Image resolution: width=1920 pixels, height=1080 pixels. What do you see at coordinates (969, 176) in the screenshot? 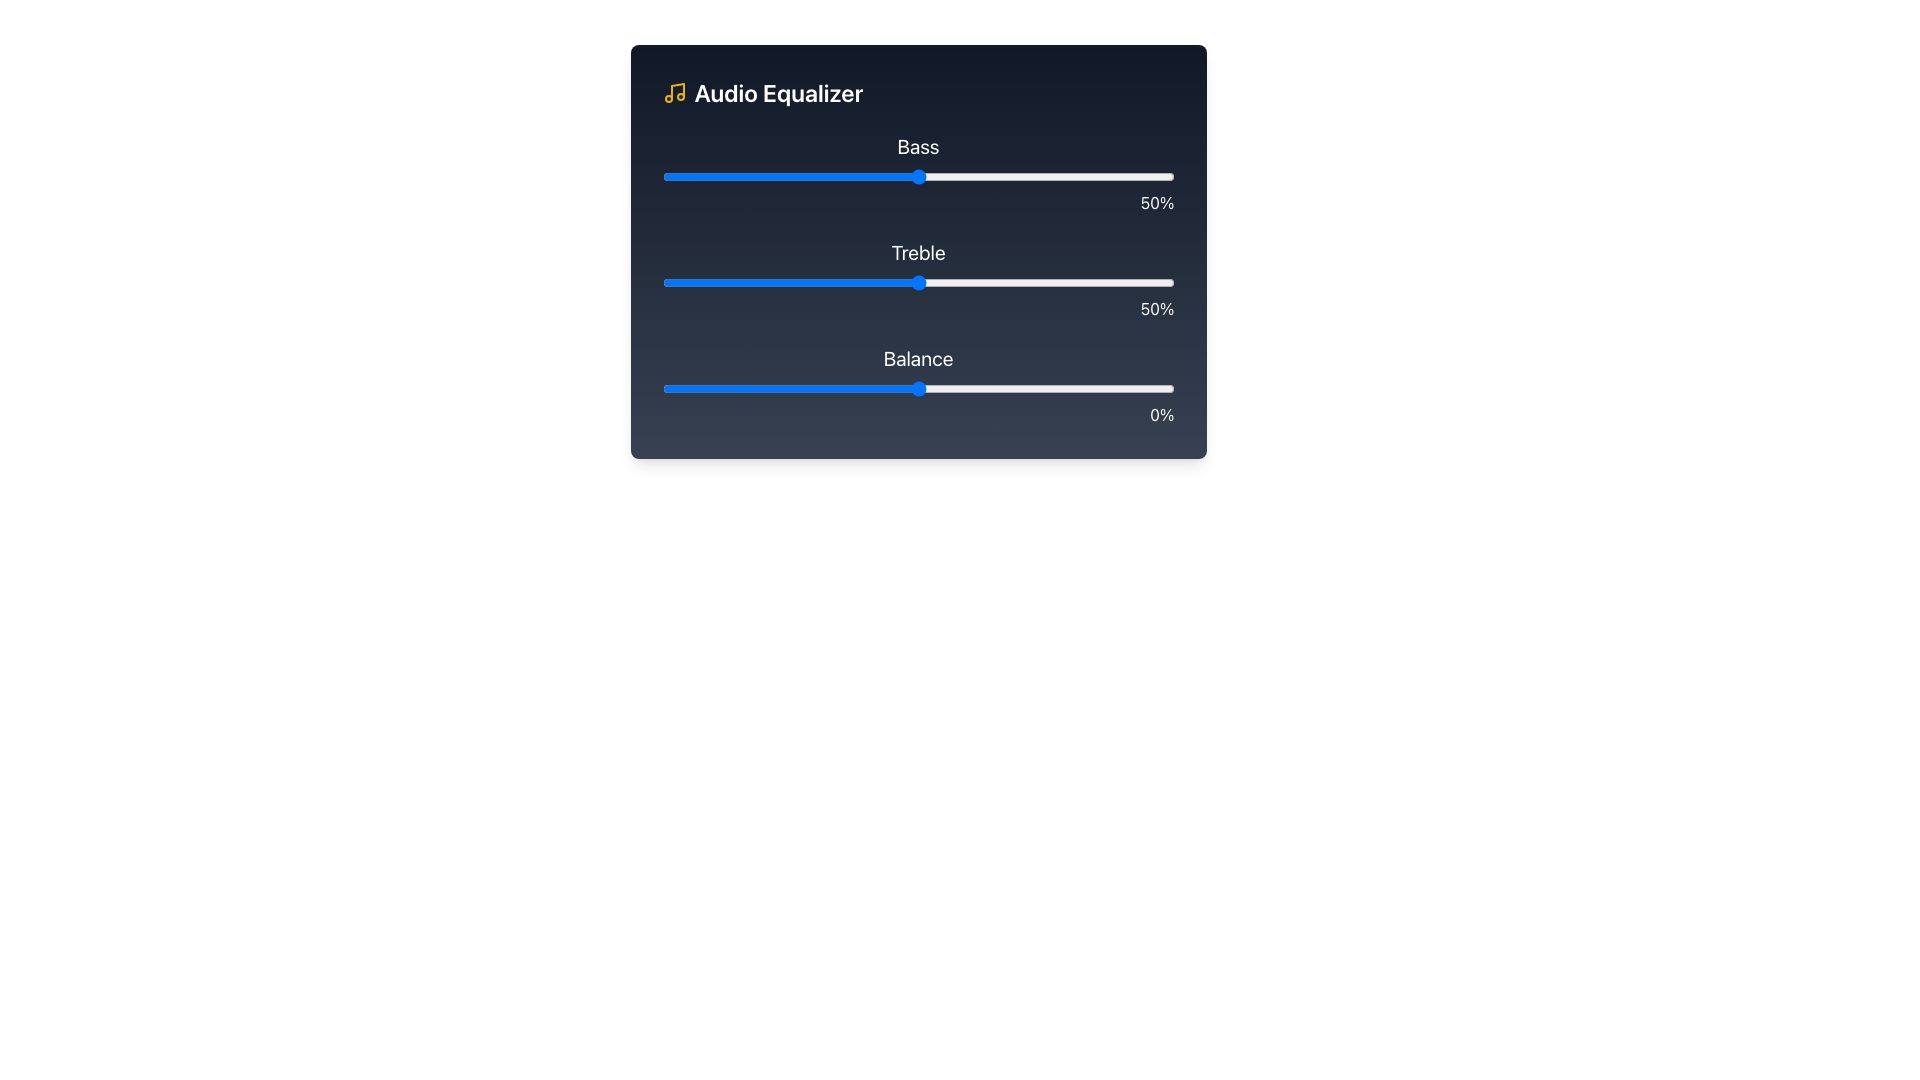
I see `the bass level` at bounding box center [969, 176].